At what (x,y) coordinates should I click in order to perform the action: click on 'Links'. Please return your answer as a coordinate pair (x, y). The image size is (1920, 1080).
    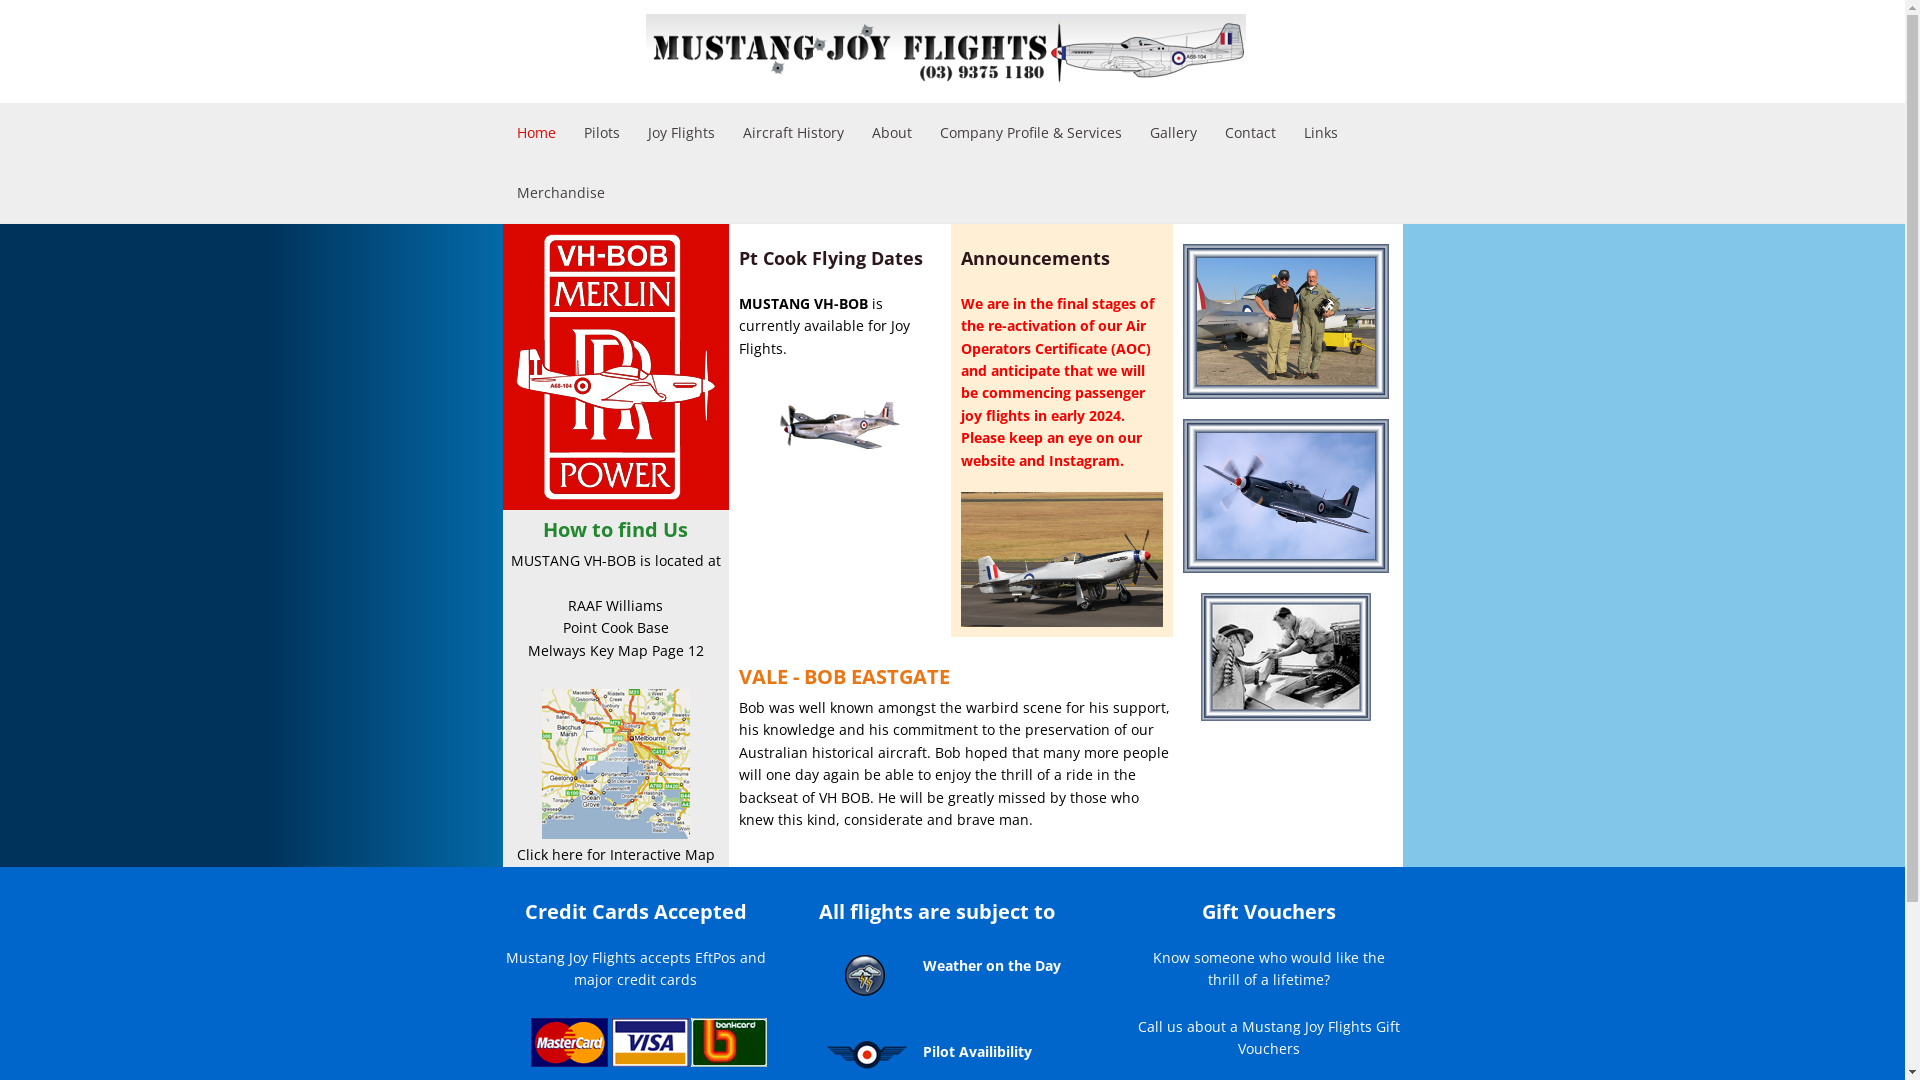
    Looking at the image, I should click on (1320, 132).